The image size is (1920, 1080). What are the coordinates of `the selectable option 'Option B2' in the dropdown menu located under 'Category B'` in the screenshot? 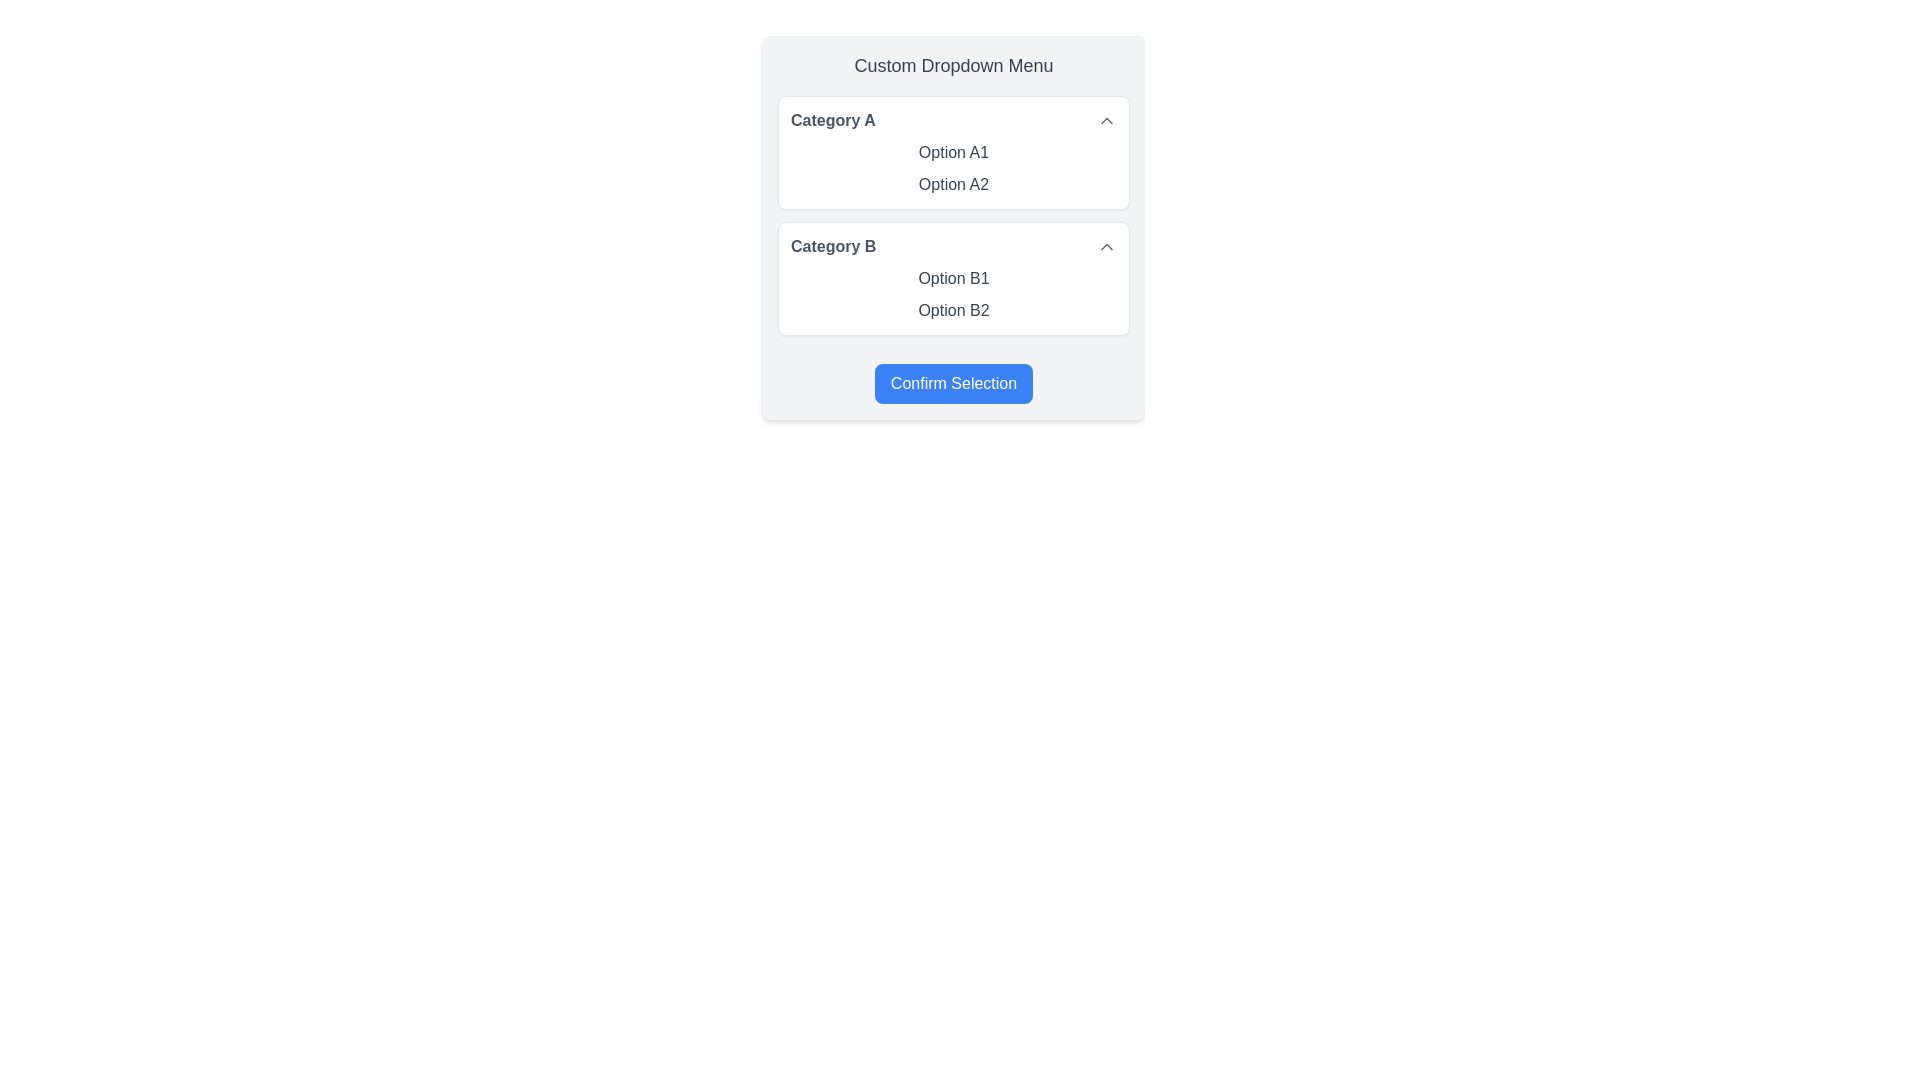 It's located at (953, 311).